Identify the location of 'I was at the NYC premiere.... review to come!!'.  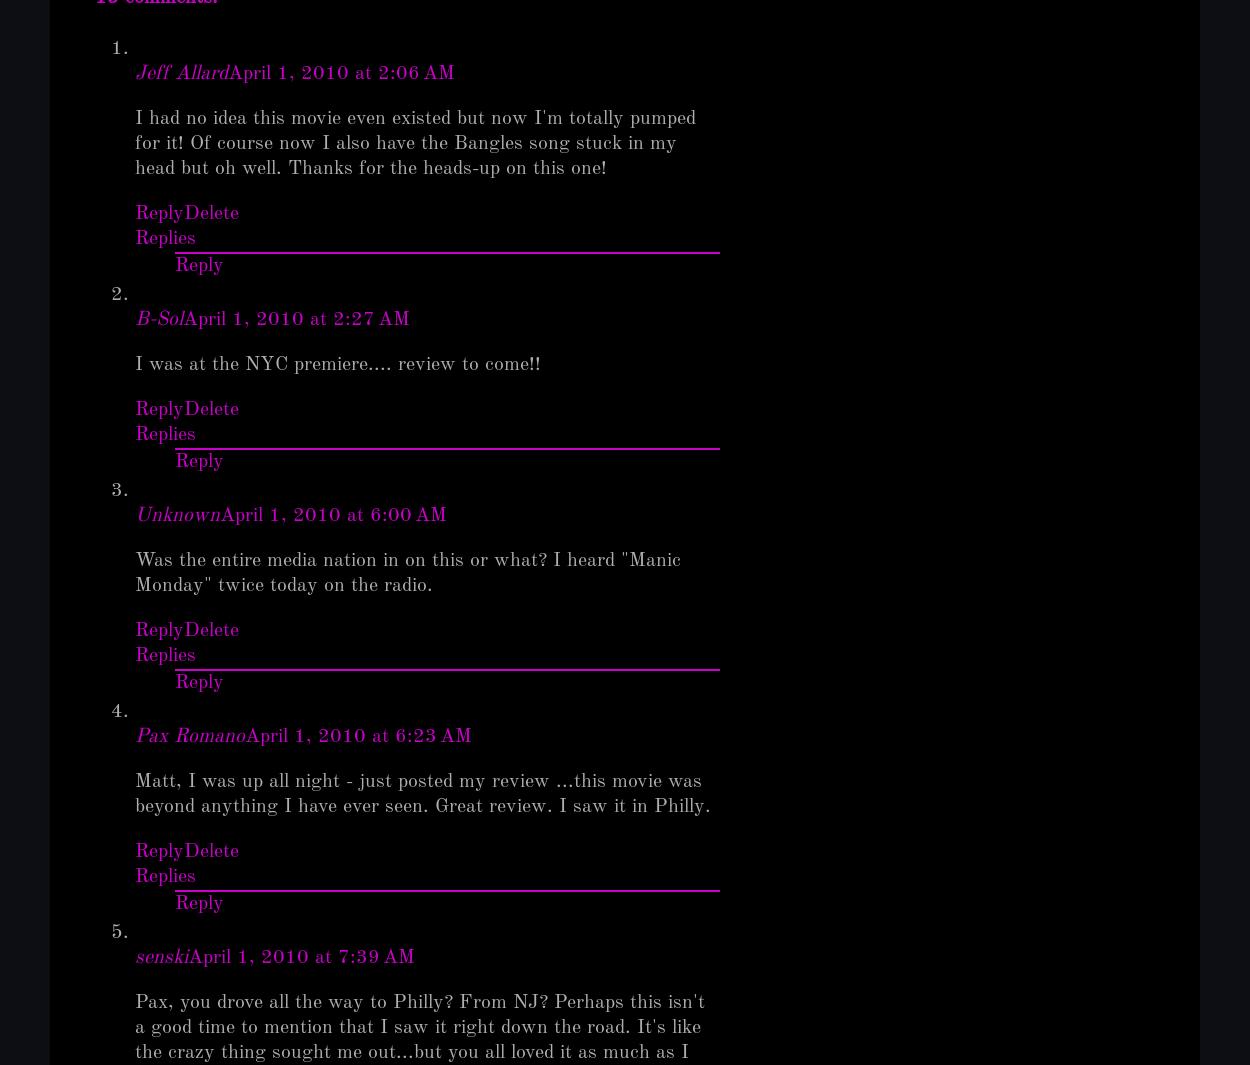
(336, 363).